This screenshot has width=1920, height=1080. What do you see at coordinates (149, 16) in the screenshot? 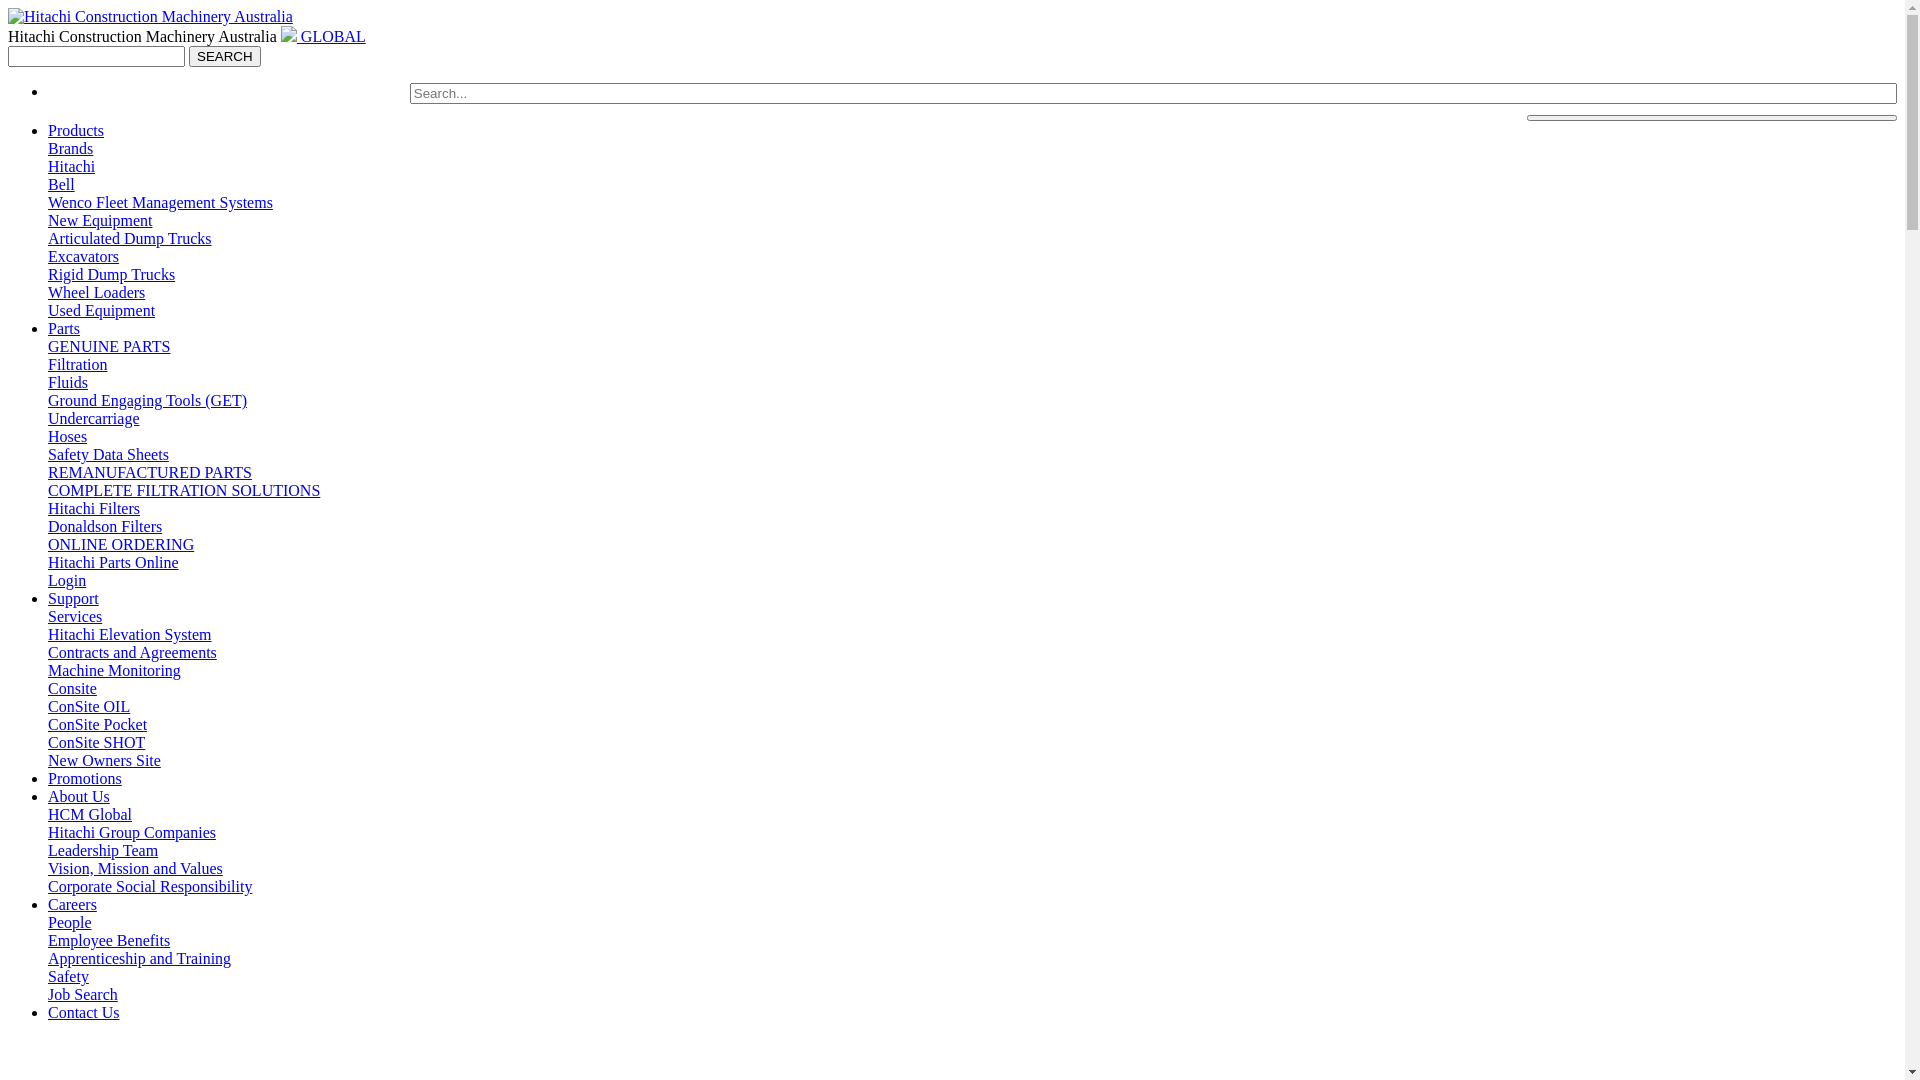
I see `'Go to Home'` at bounding box center [149, 16].